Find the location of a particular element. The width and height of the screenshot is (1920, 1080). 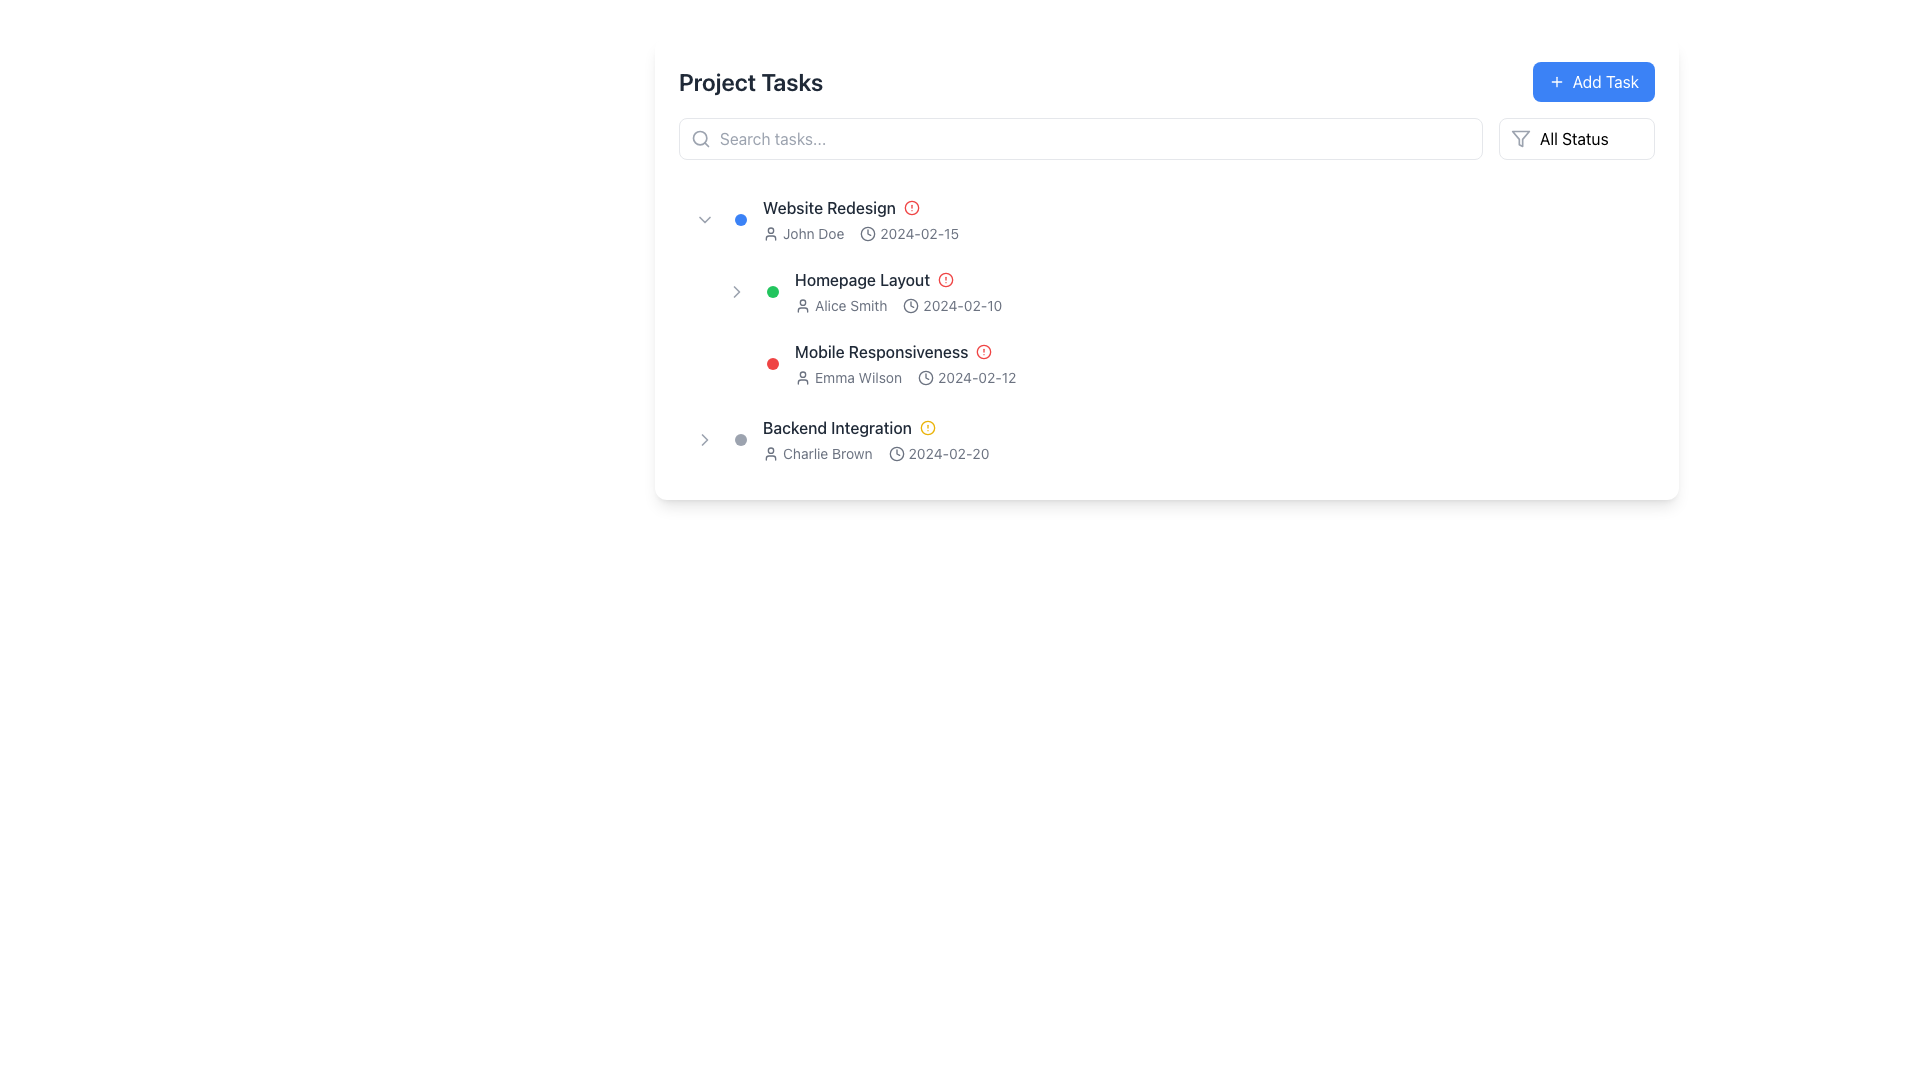

the search icon is located at coordinates (700, 137).